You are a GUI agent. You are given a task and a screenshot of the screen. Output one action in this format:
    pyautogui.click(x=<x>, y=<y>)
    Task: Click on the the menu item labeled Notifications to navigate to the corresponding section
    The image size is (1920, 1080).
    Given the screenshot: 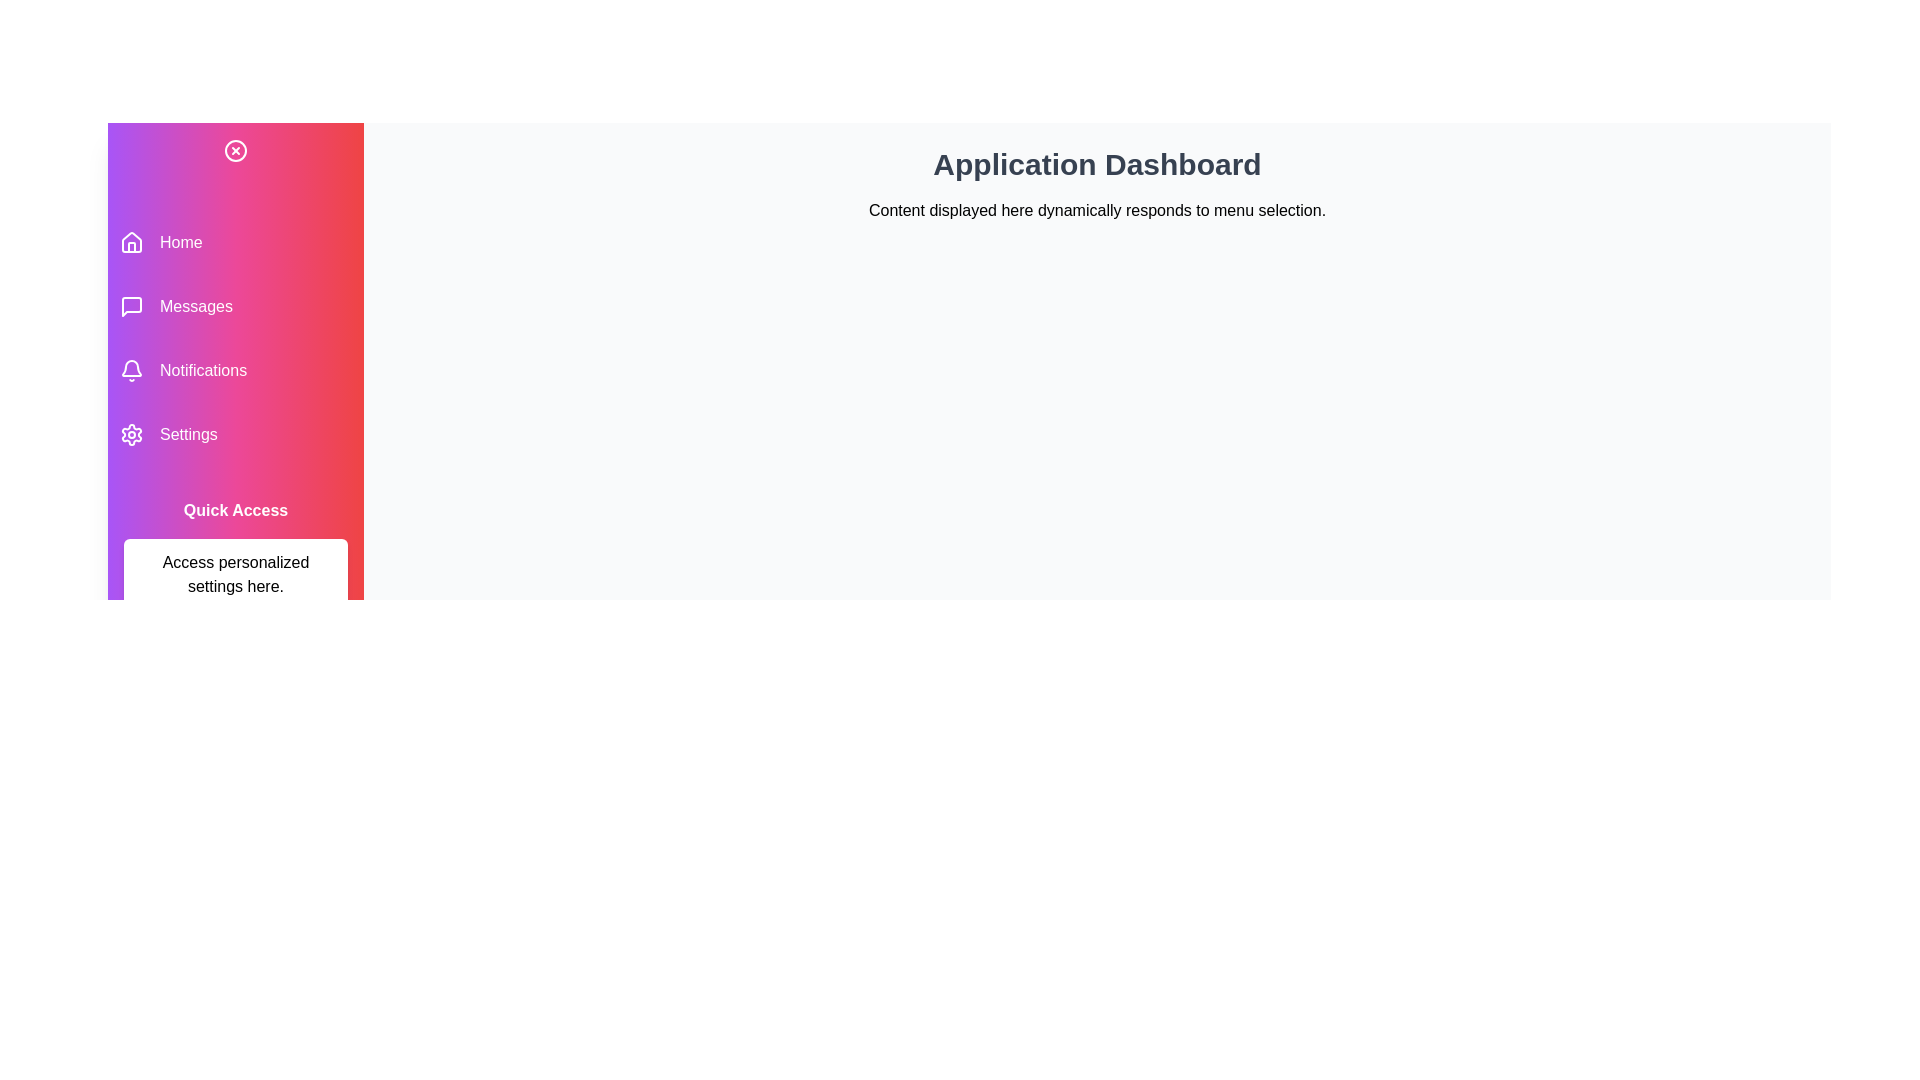 What is the action you would take?
    pyautogui.click(x=235, y=370)
    